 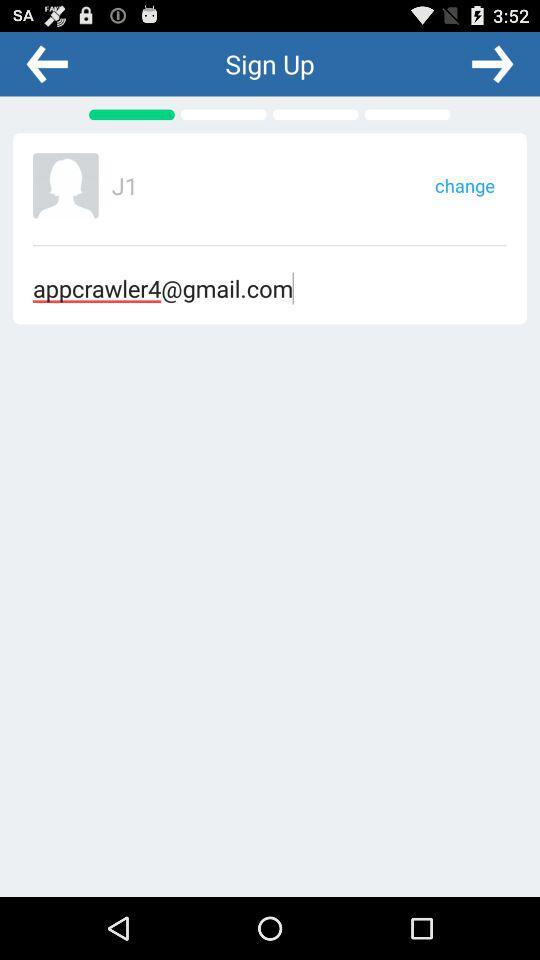 What do you see at coordinates (491, 63) in the screenshot?
I see `next` at bounding box center [491, 63].